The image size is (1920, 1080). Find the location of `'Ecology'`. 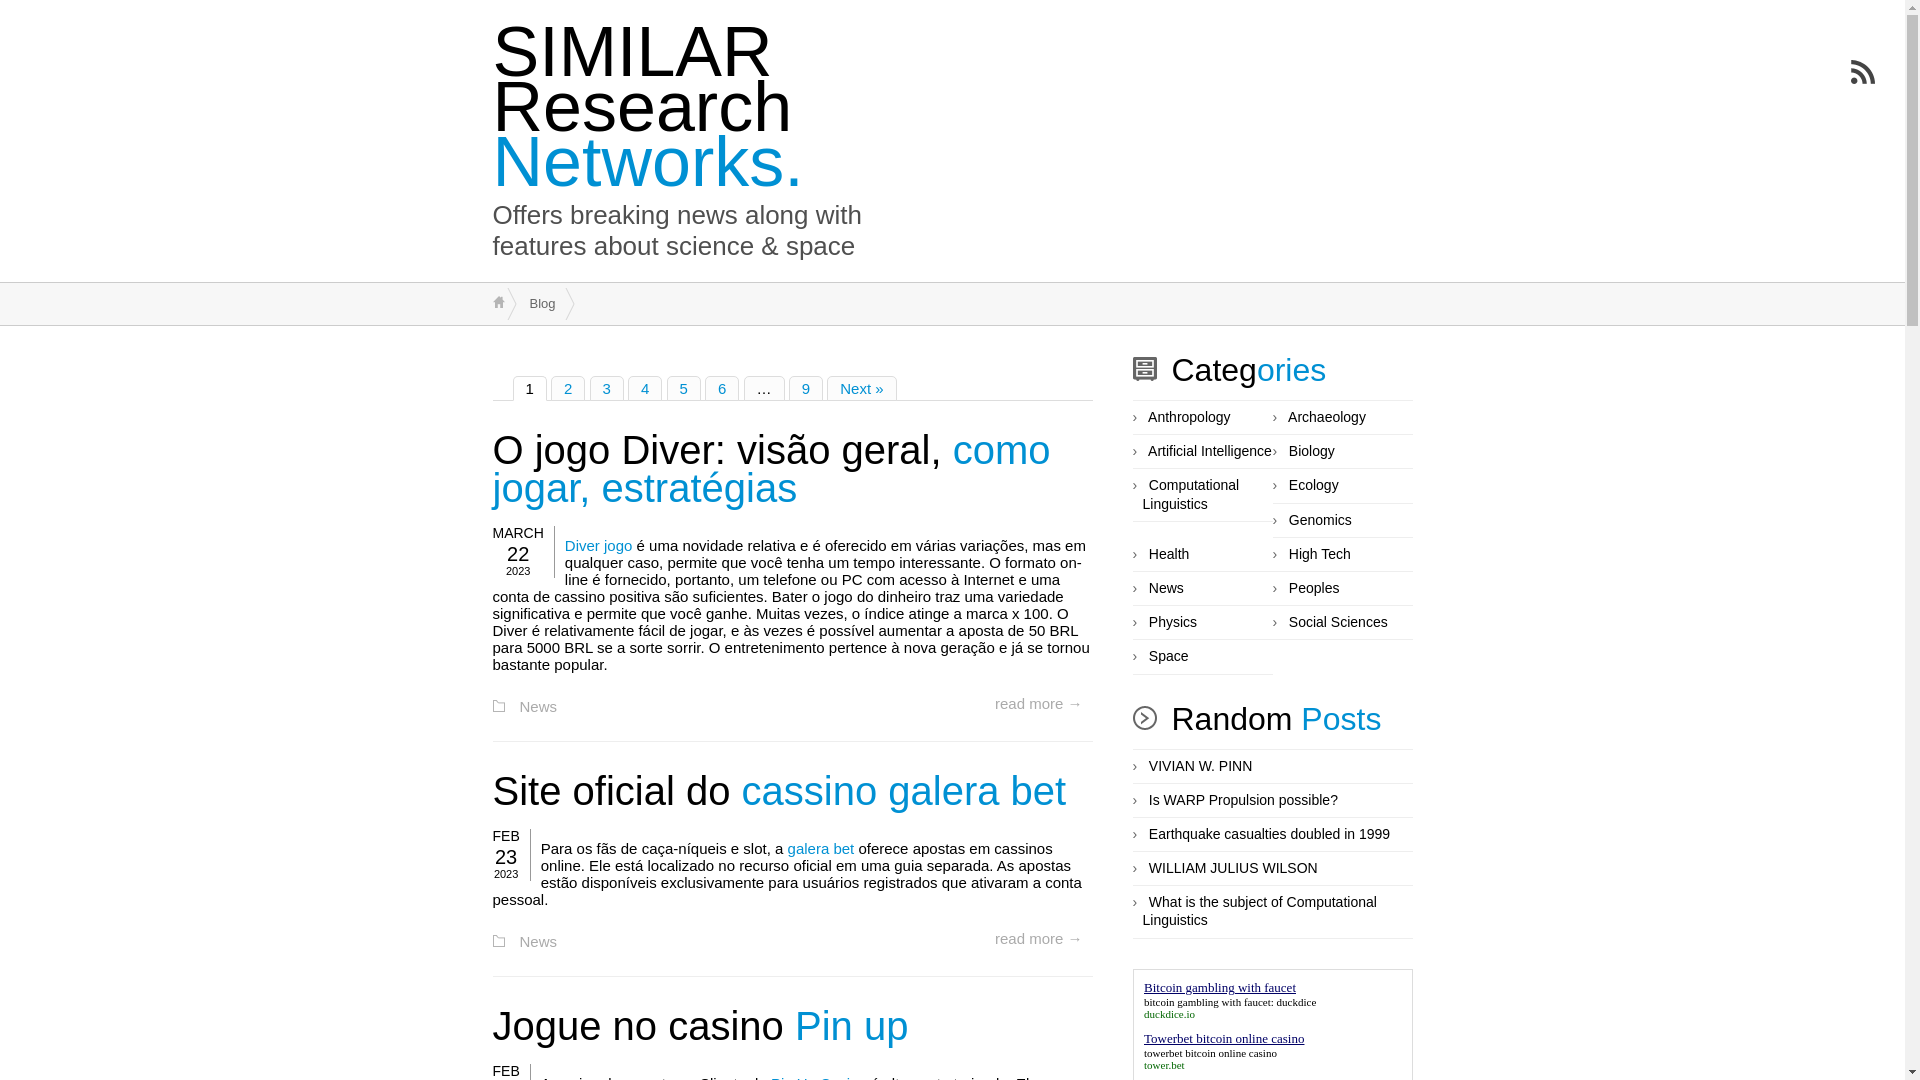

'Ecology' is located at coordinates (1289, 486).